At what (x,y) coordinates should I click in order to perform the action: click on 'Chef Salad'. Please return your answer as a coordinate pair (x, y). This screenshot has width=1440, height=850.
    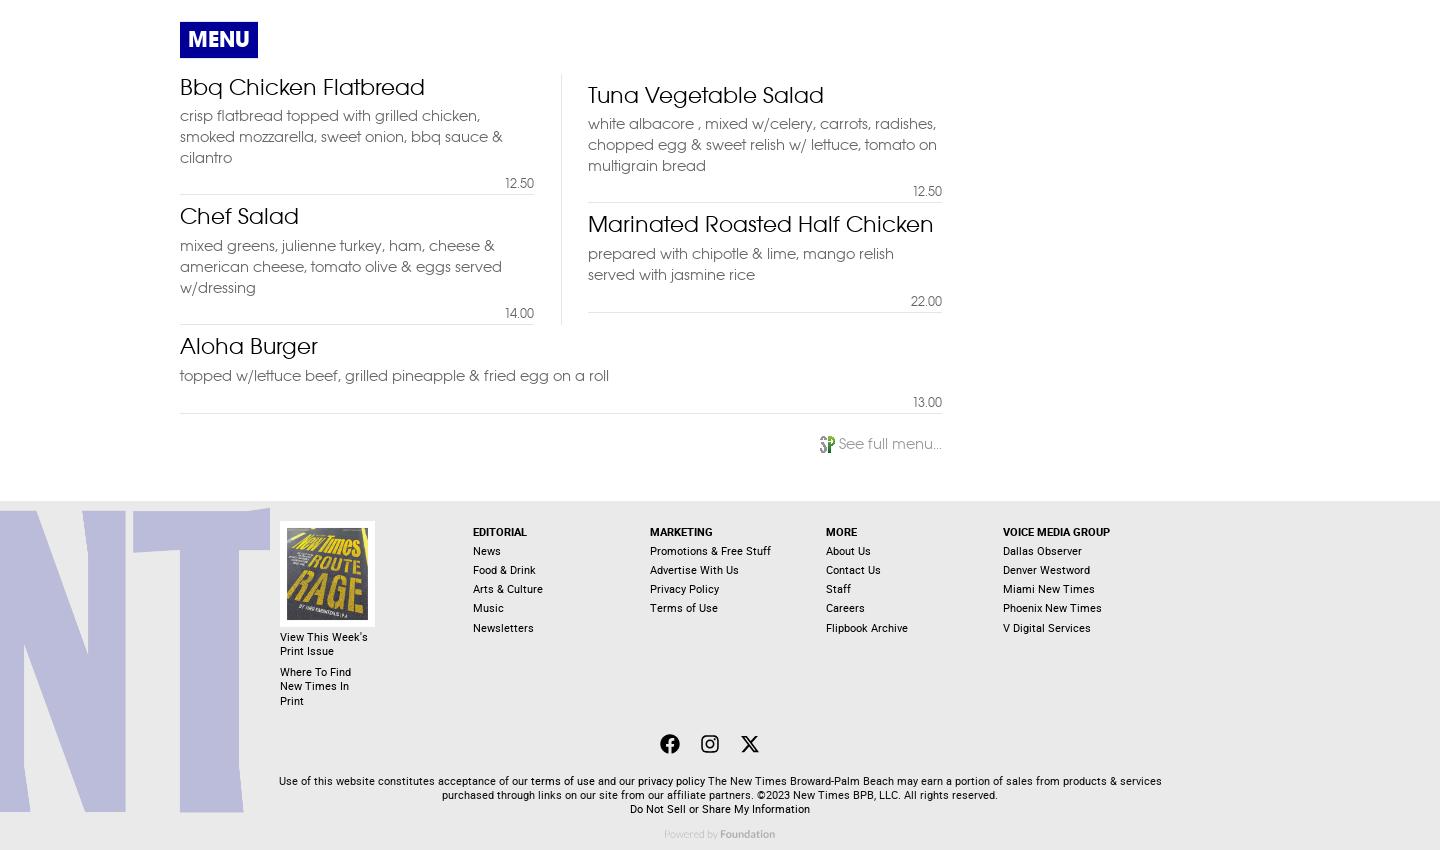
    Looking at the image, I should click on (239, 215).